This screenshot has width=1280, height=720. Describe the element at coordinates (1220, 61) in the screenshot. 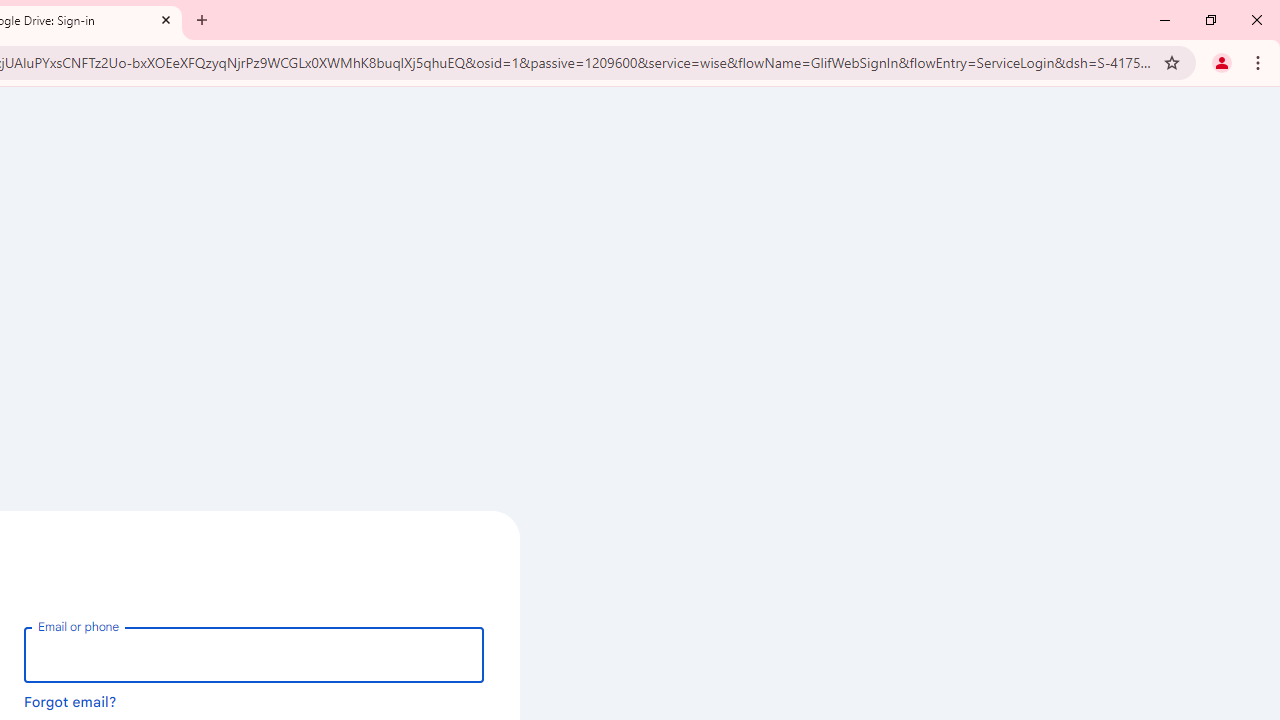

I see `'You'` at that location.